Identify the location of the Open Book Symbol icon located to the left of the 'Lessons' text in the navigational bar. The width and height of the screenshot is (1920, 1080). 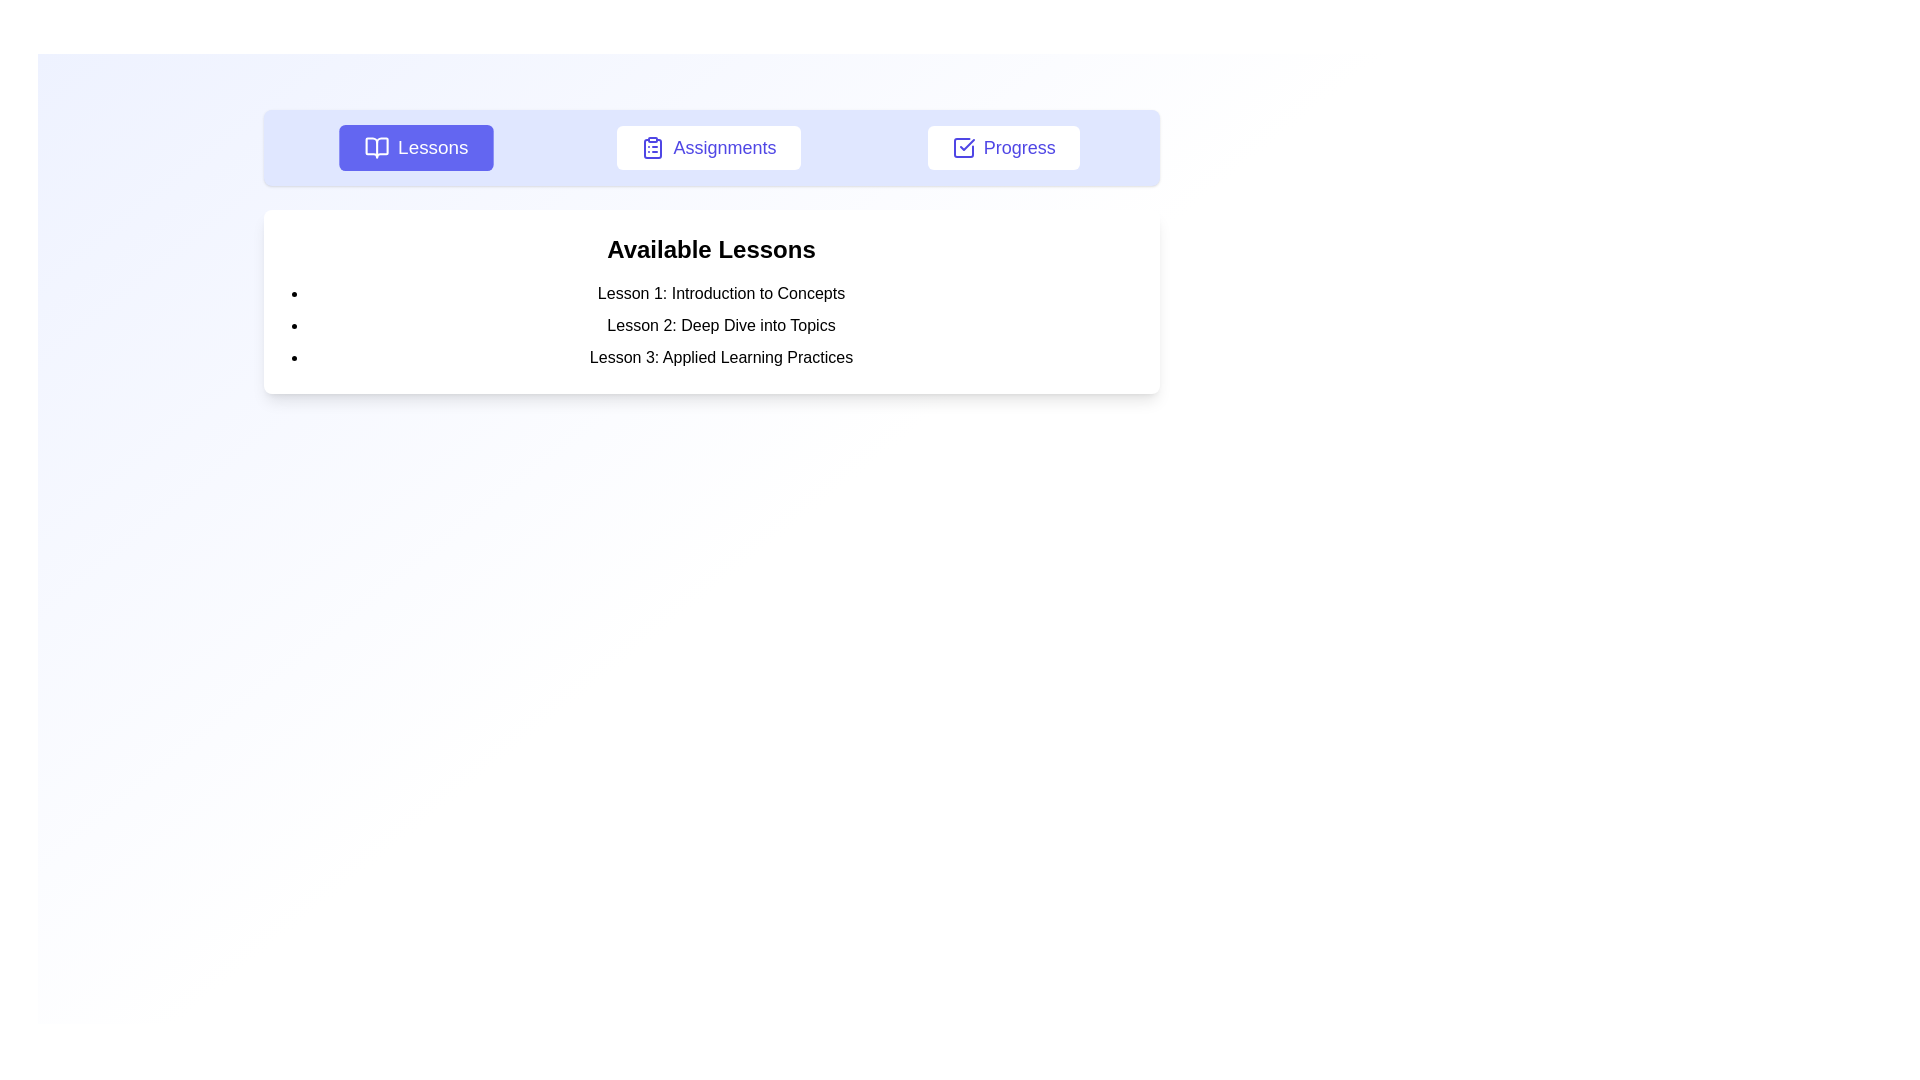
(377, 146).